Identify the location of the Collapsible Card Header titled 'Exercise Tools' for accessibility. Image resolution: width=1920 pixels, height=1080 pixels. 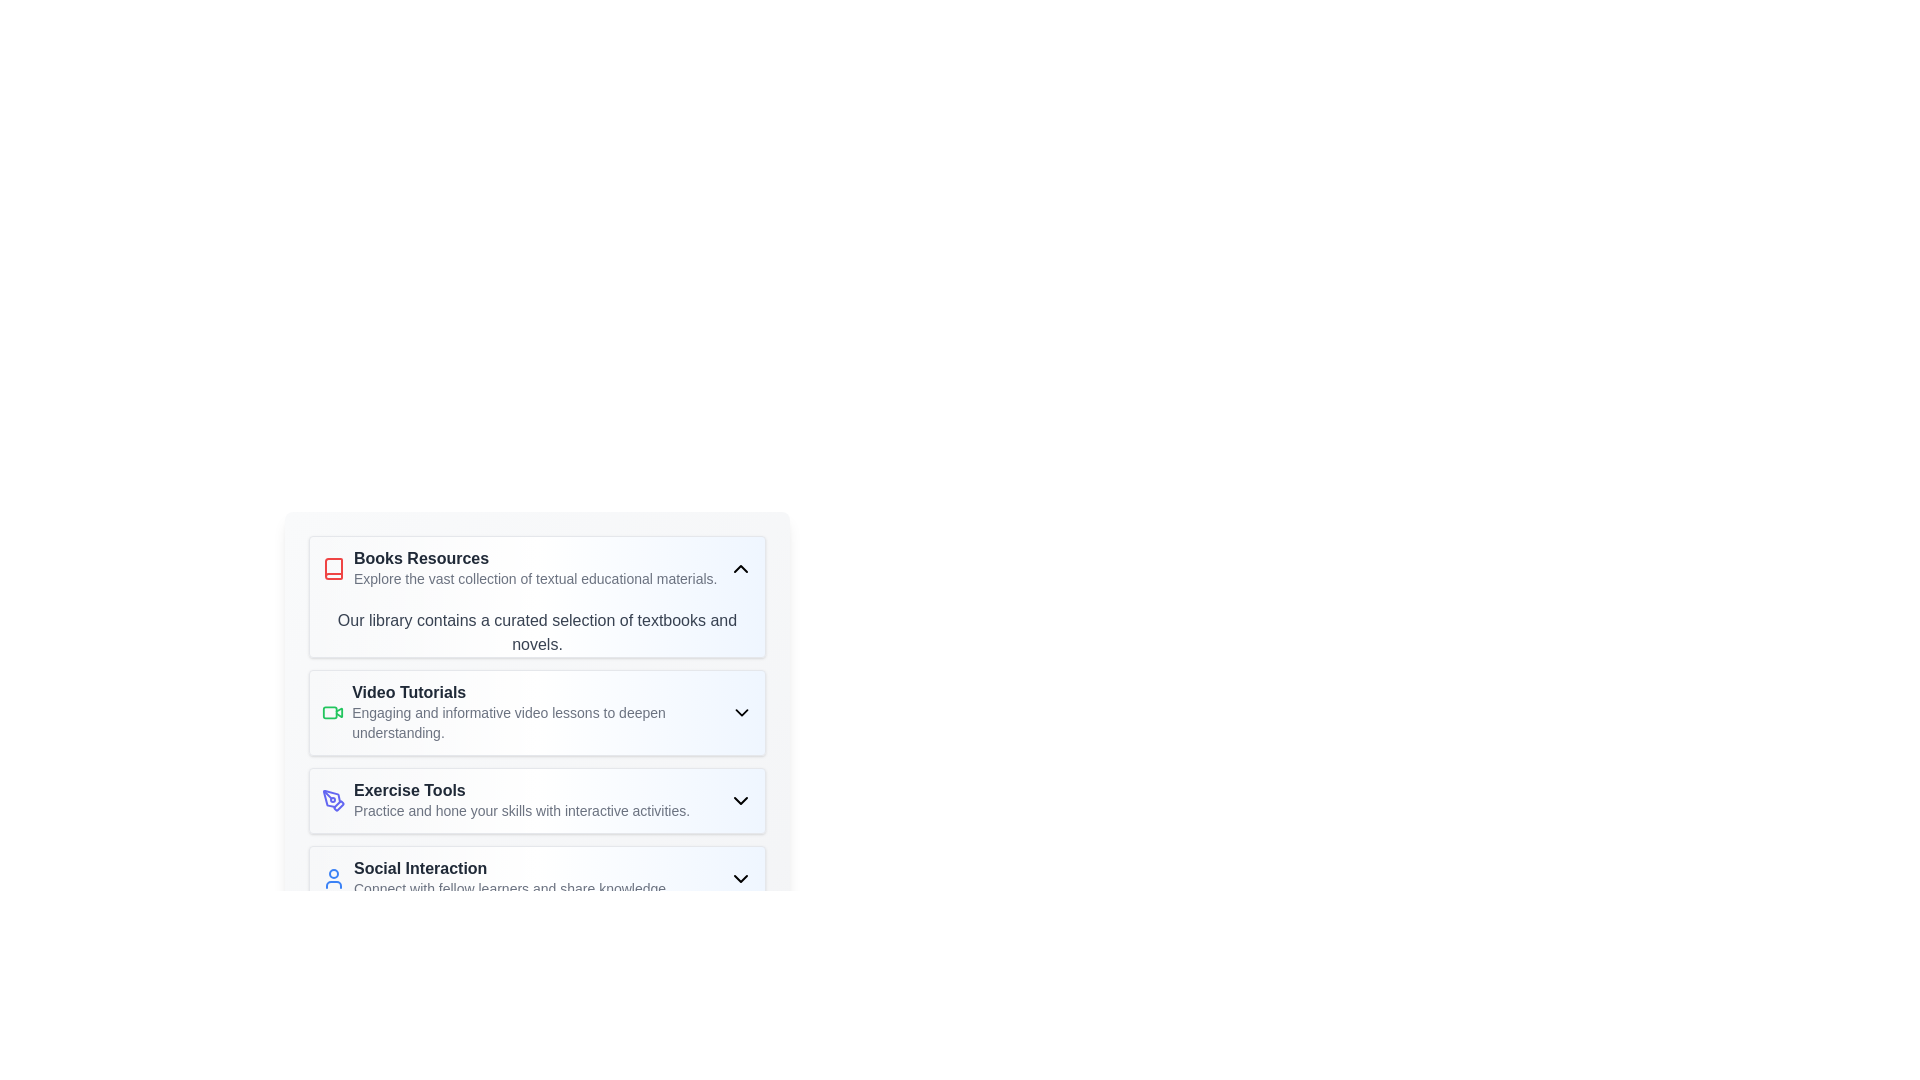
(537, 800).